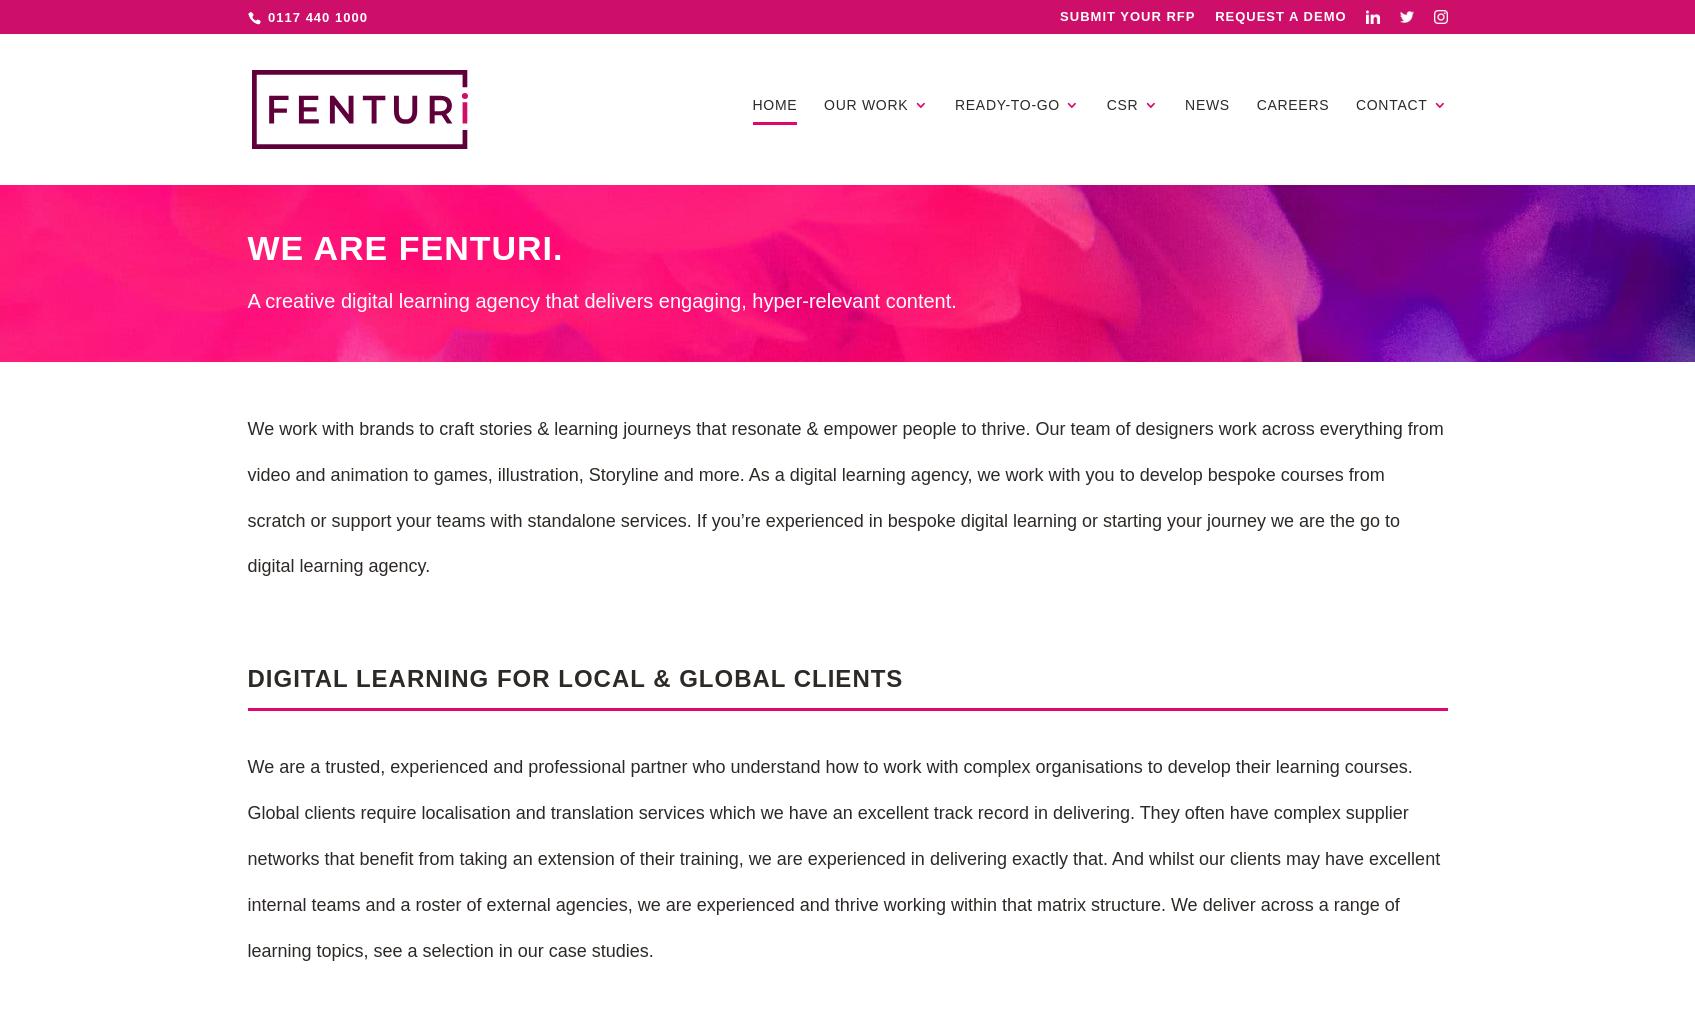 This screenshot has height=1031, width=1695. Describe the element at coordinates (1207, 103) in the screenshot. I see `'News'` at that location.